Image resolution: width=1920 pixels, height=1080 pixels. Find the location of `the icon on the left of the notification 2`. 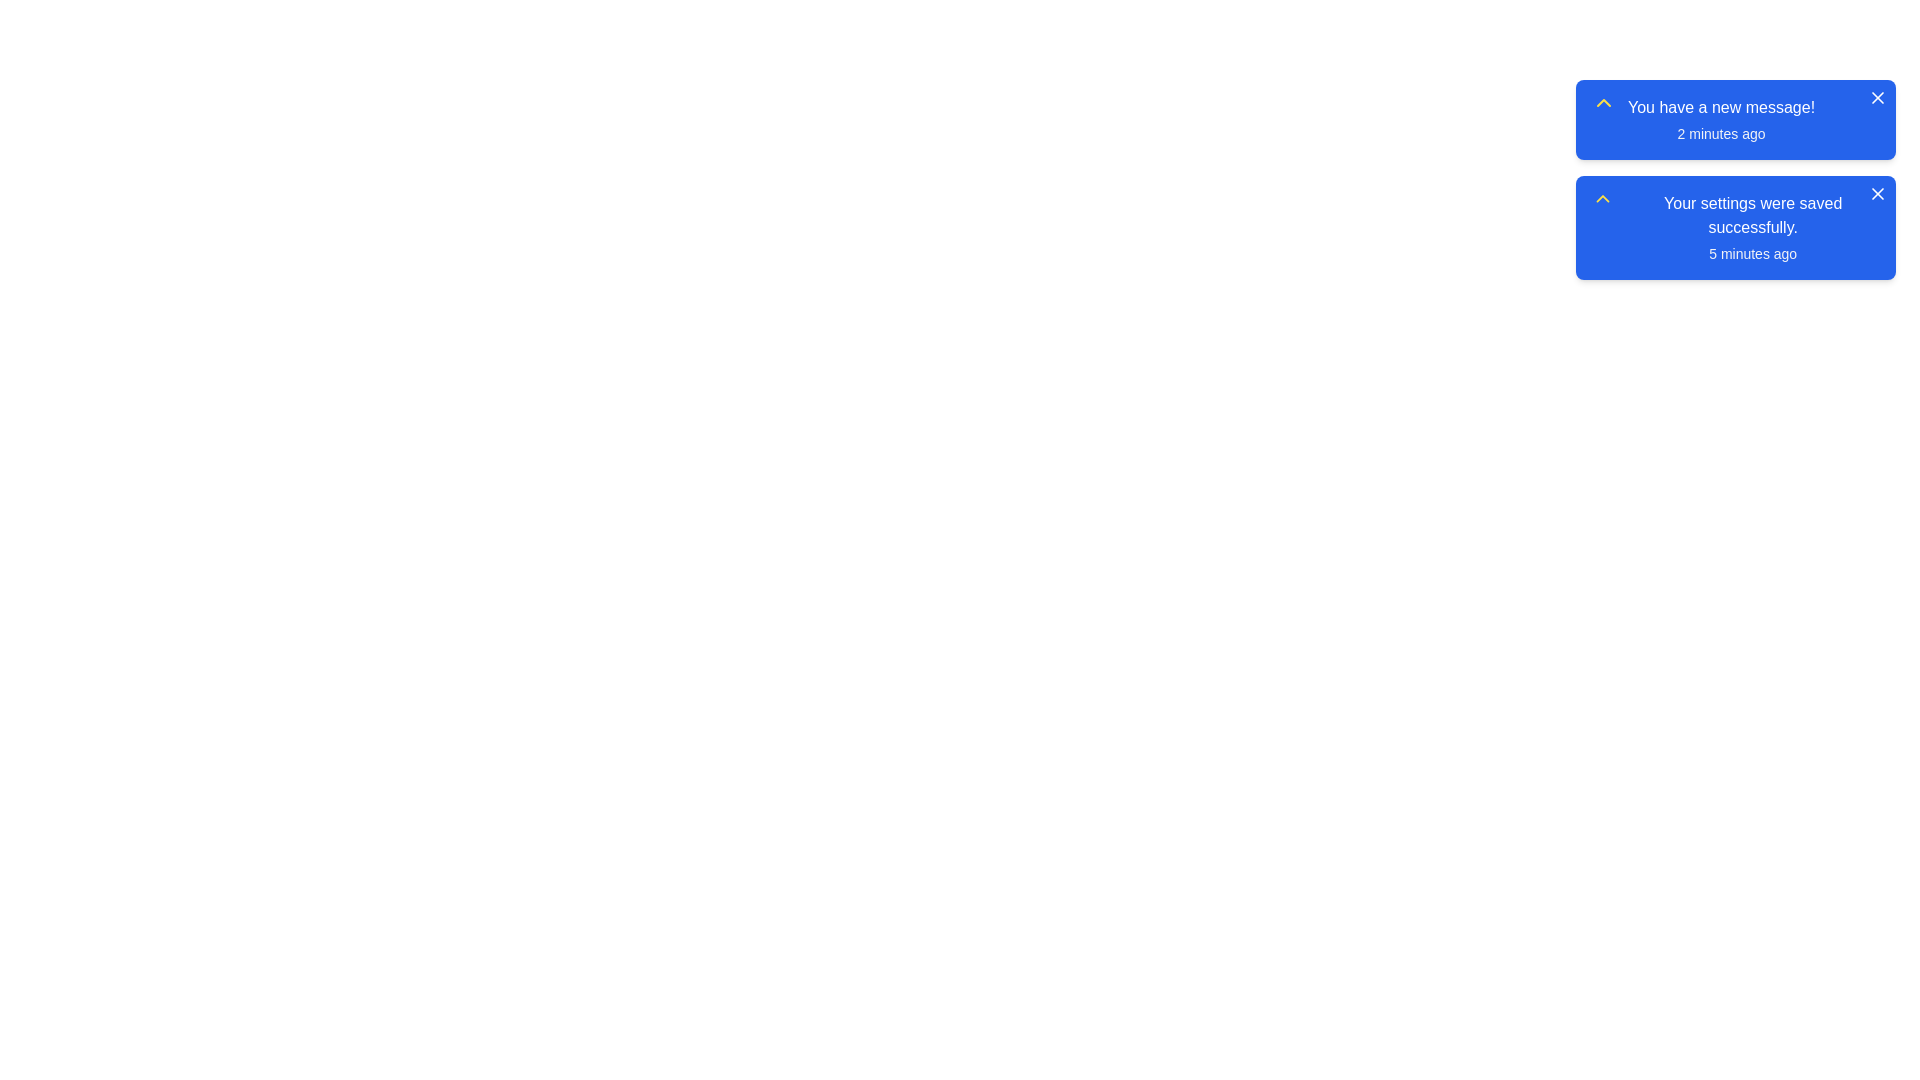

the icon on the left of the notification 2 is located at coordinates (1603, 201).